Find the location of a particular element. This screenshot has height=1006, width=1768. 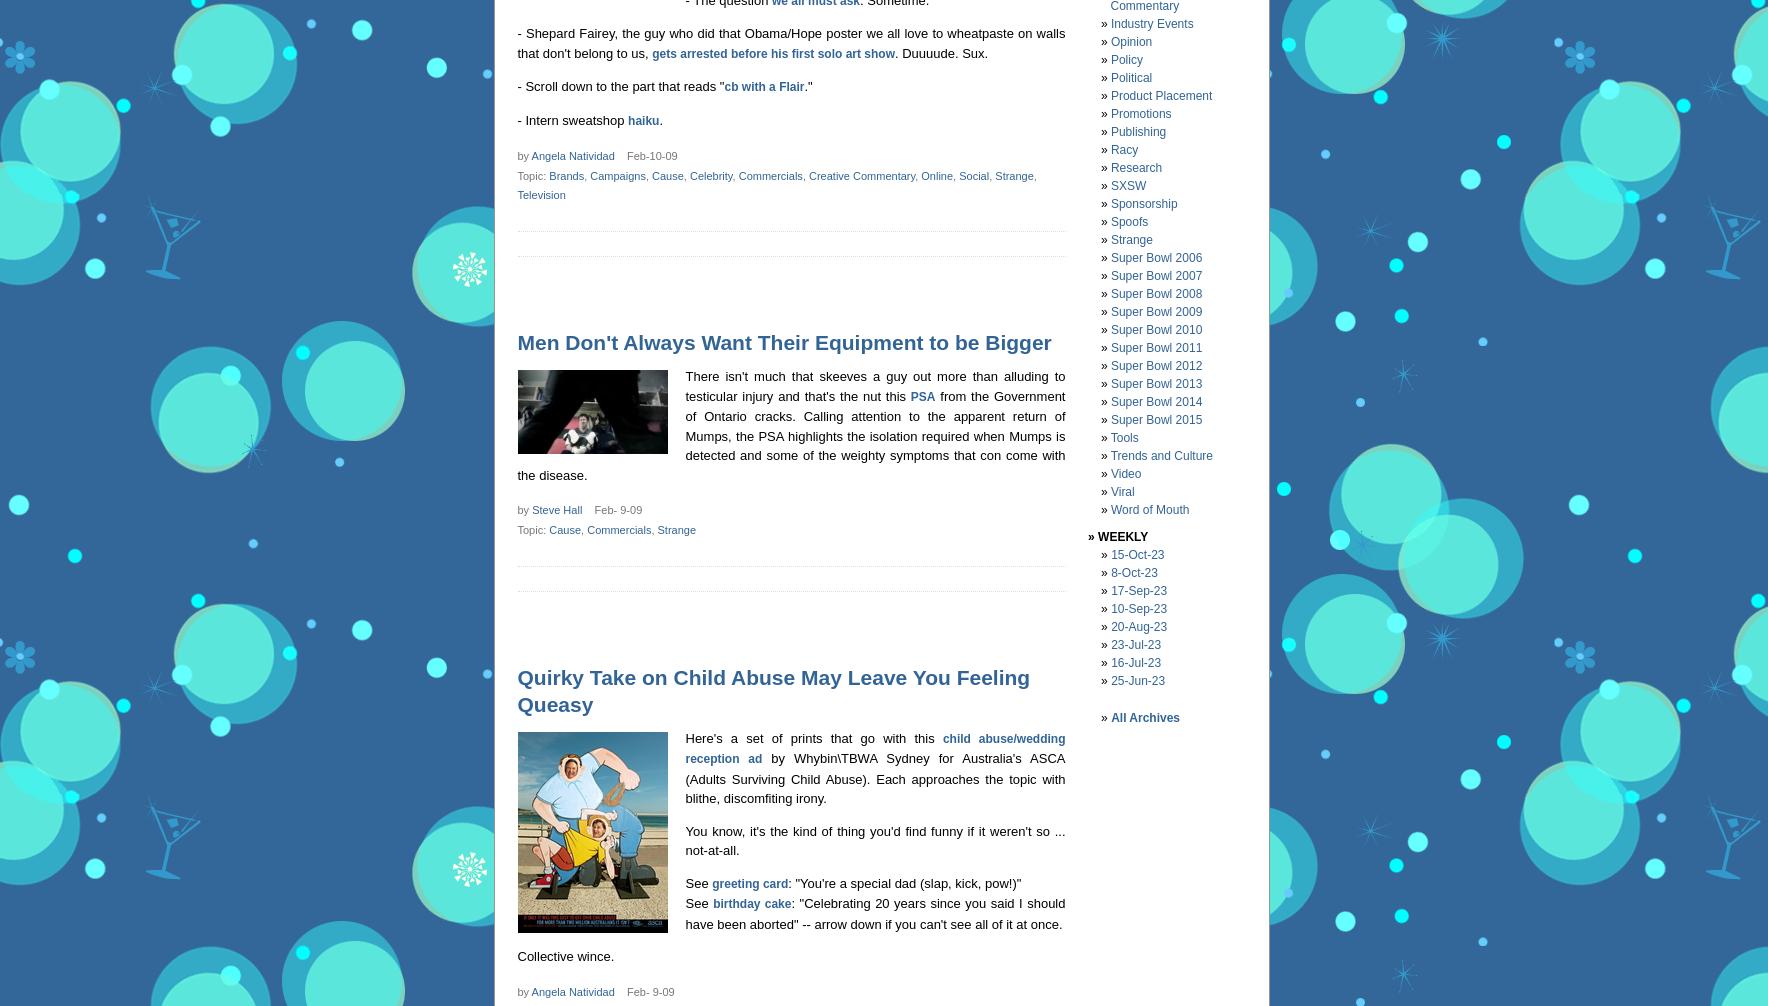

'20-Aug-23' is located at coordinates (1138, 626).